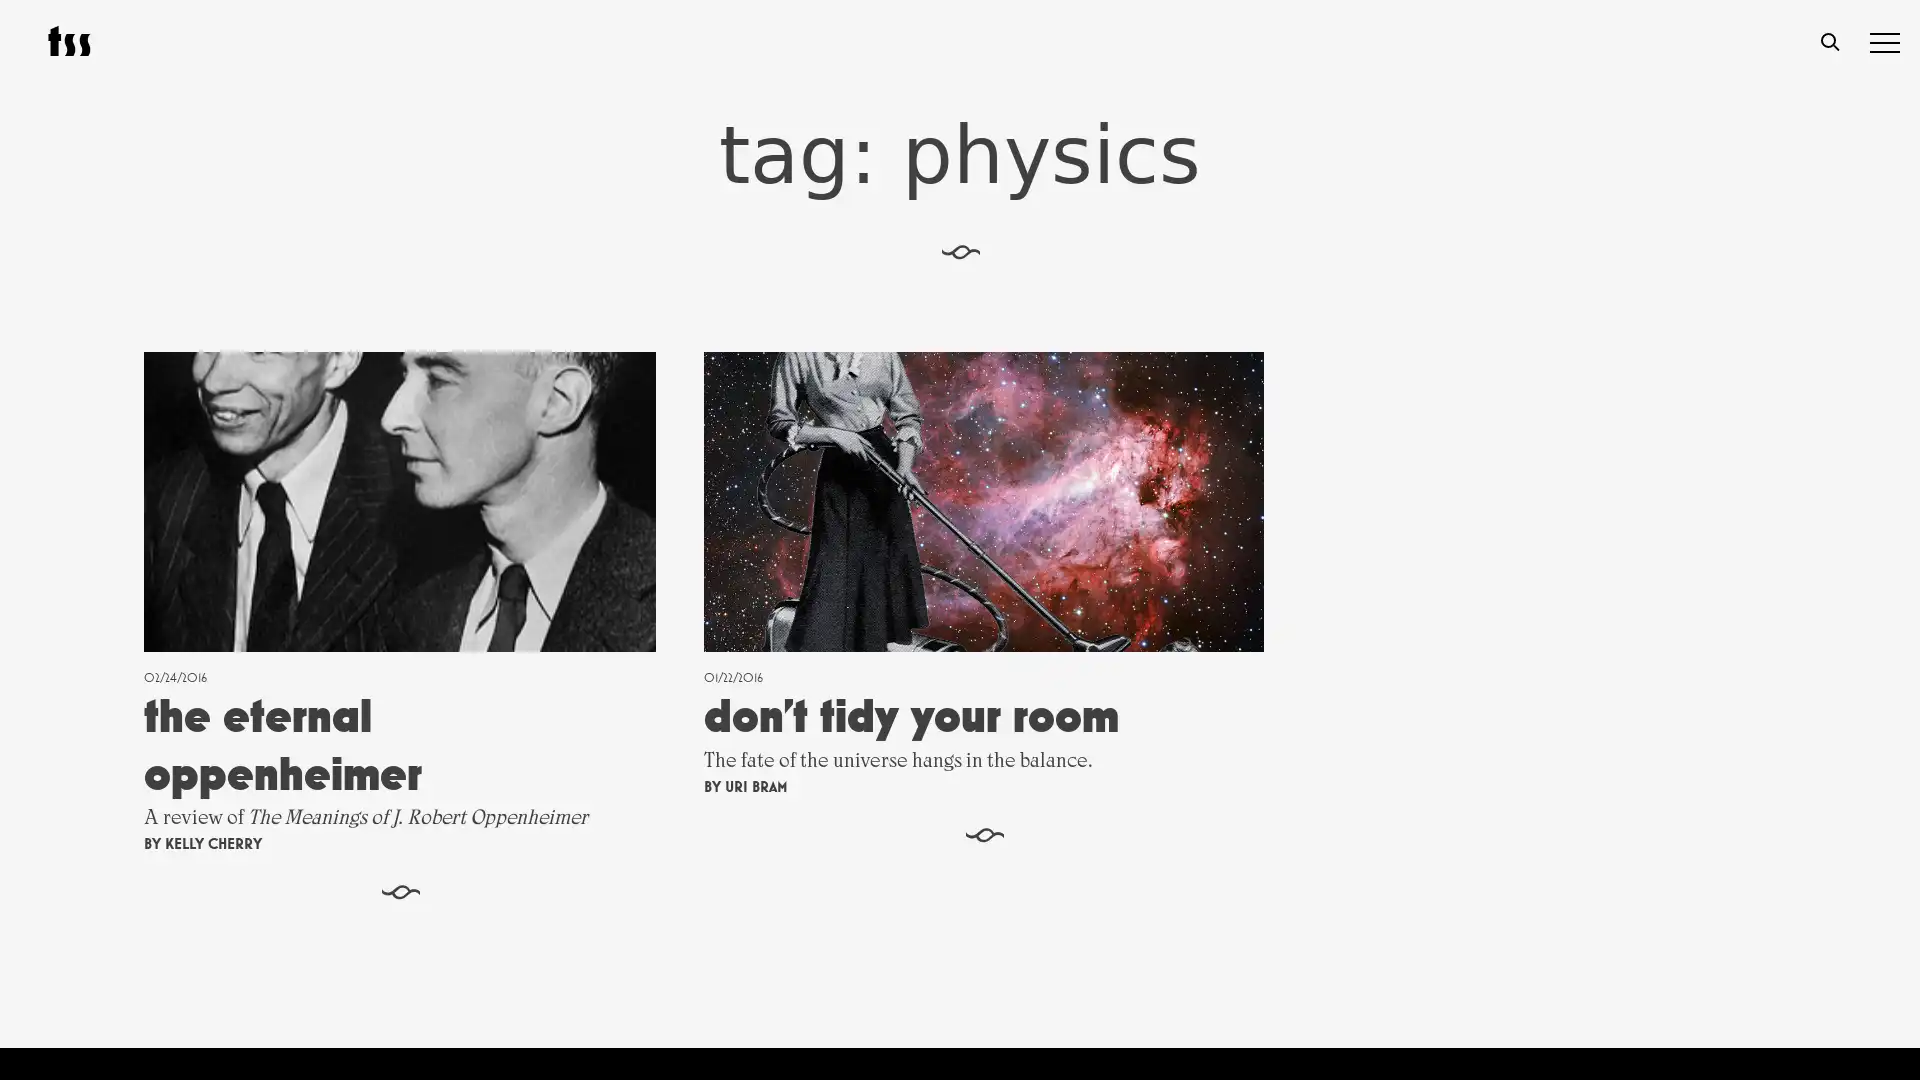 The image size is (1920, 1080). Describe the element at coordinates (1169, 866) in the screenshot. I see `Subscribe` at that location.